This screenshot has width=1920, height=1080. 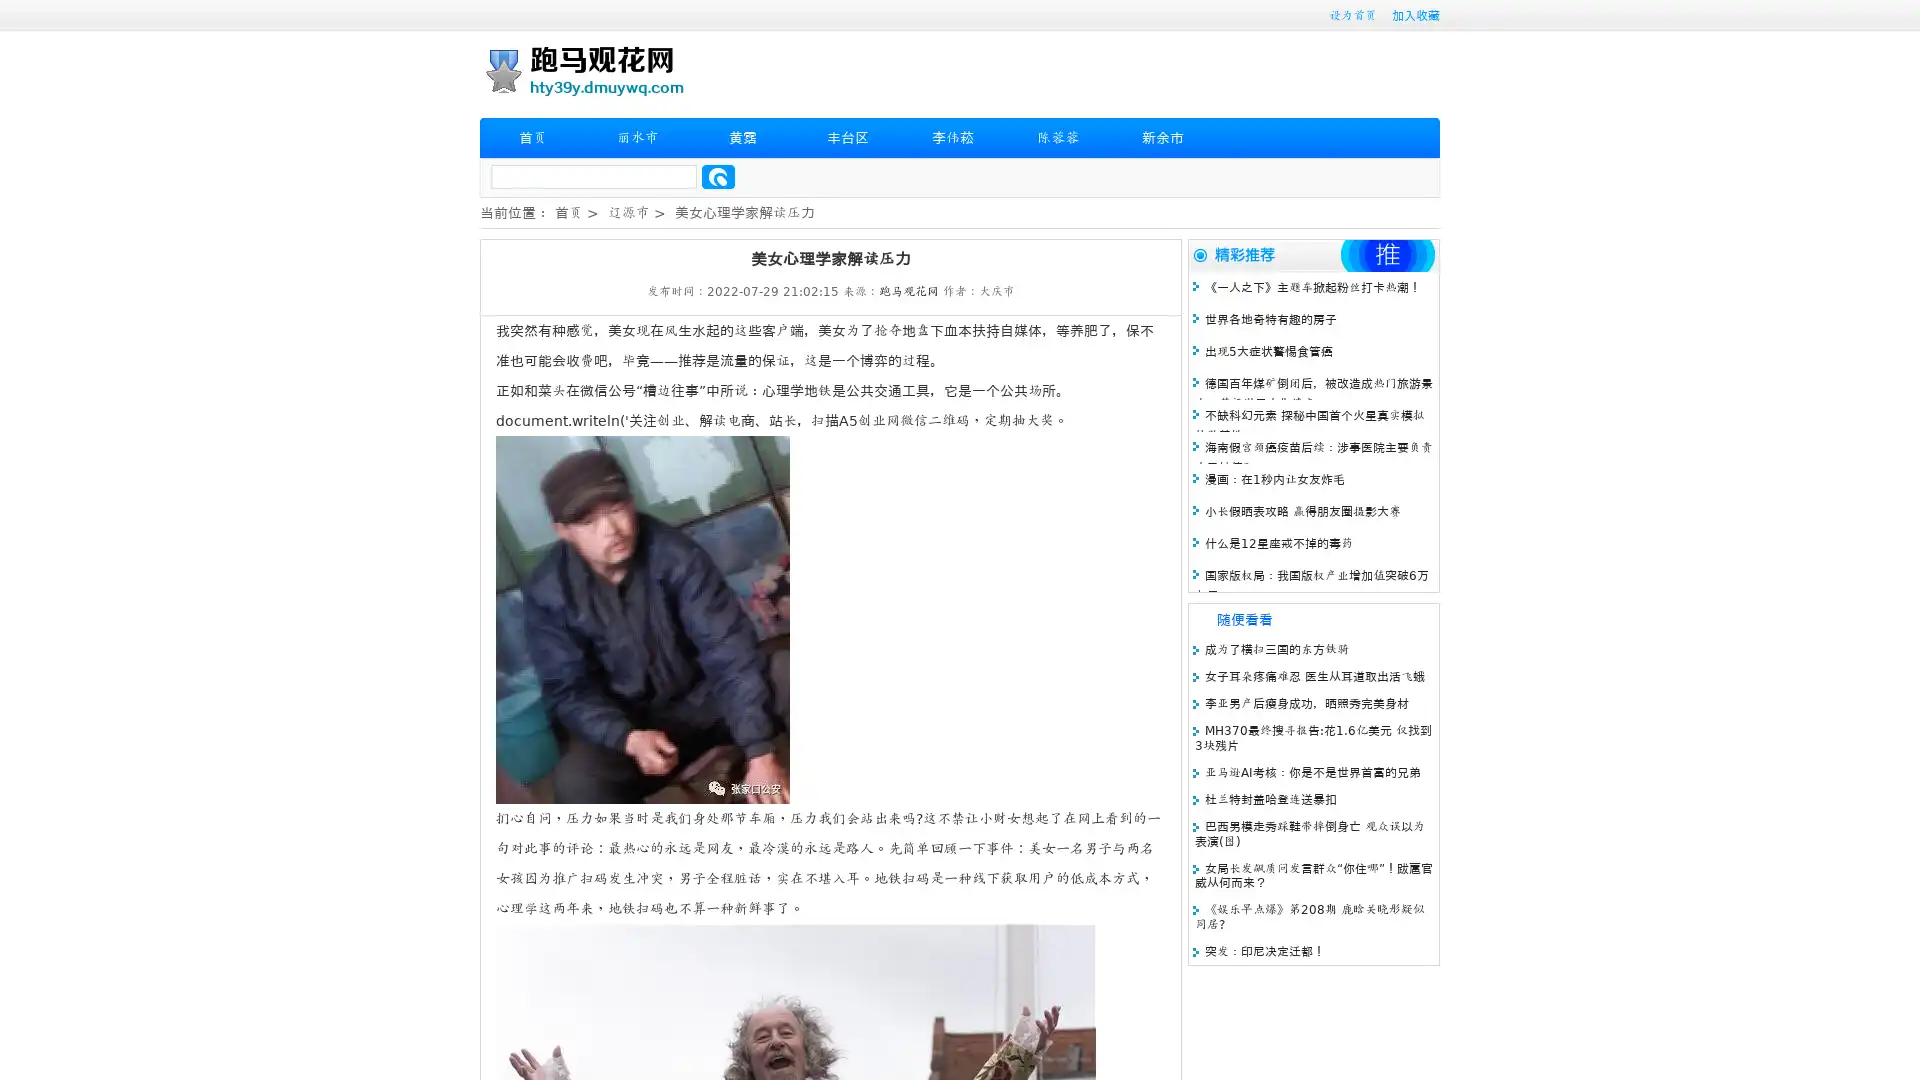 I want to click on Search, so click(x=718, y=176).